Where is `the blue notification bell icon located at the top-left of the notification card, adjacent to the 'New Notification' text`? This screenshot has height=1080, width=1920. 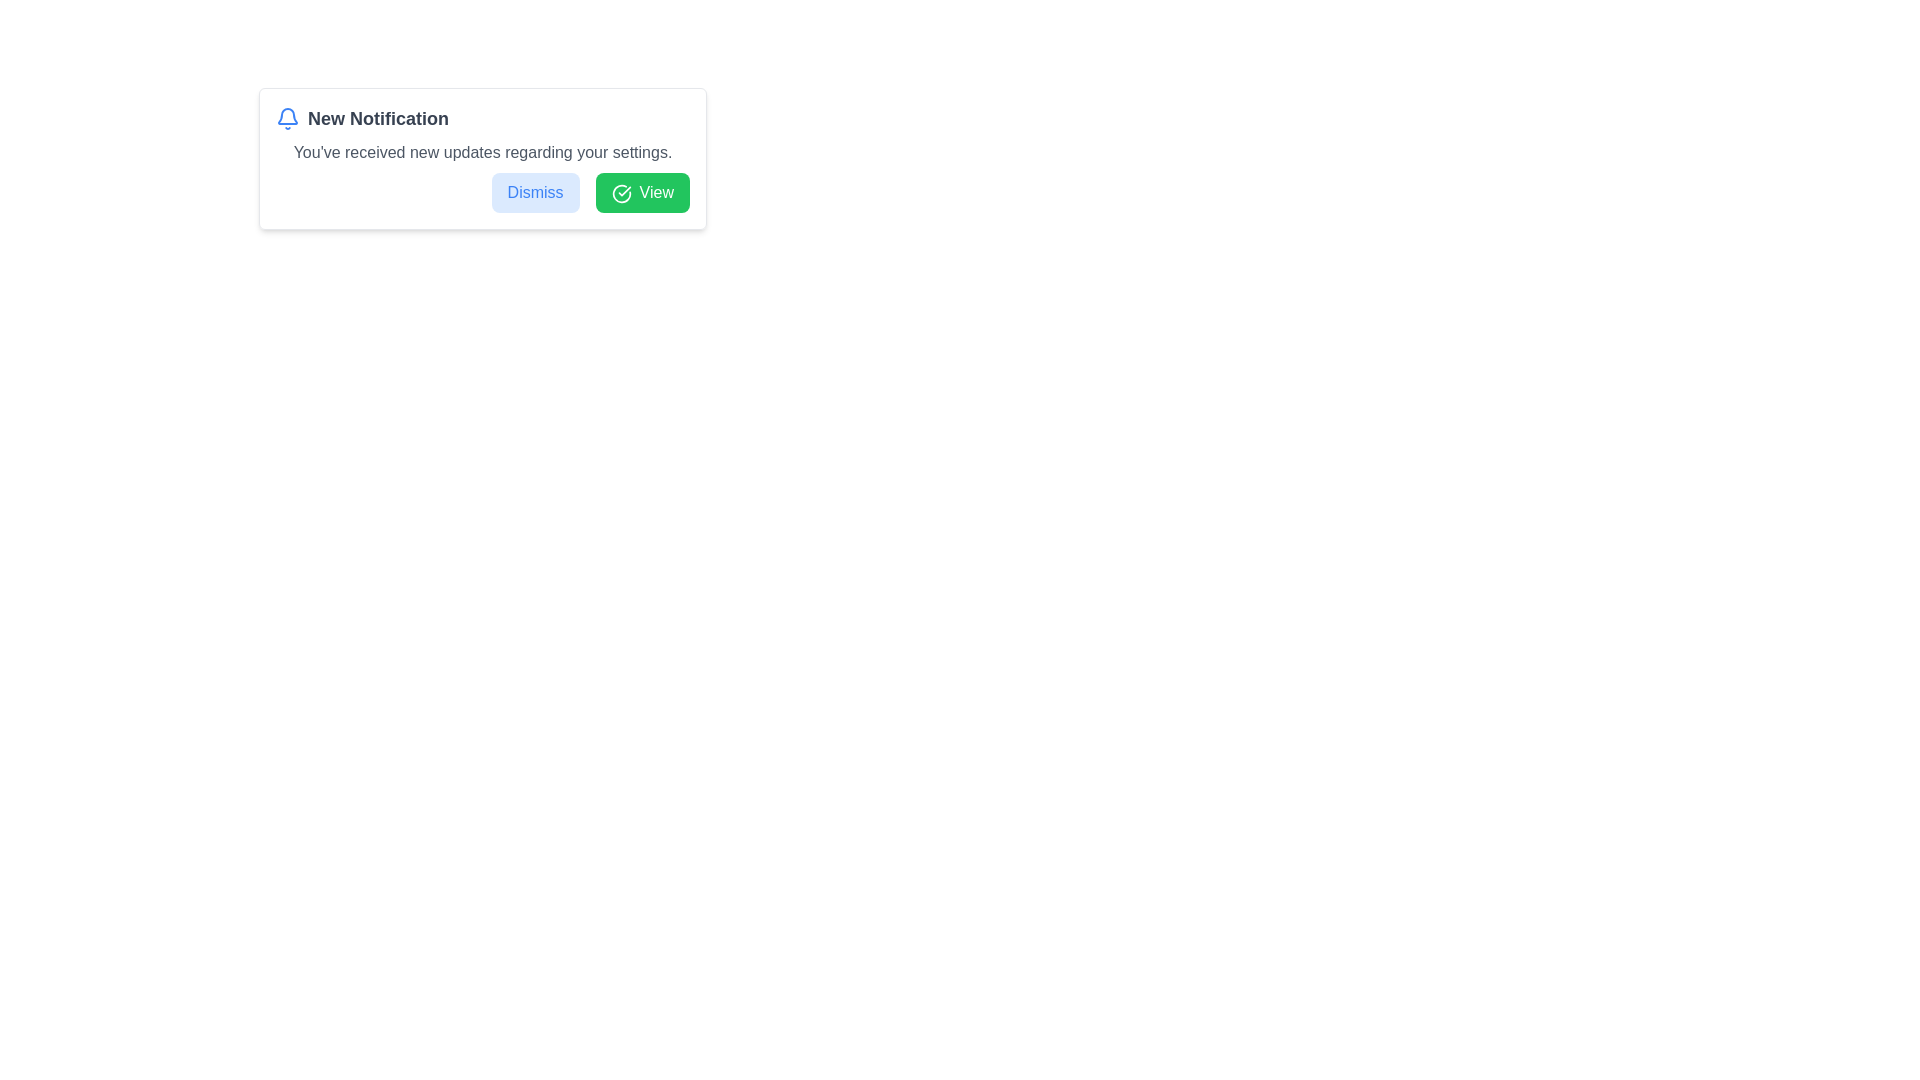
the blue notification bell icon located at the top-left of the notification card, adjacent to the 'New Notification' text is located at coordinates (287, 119).